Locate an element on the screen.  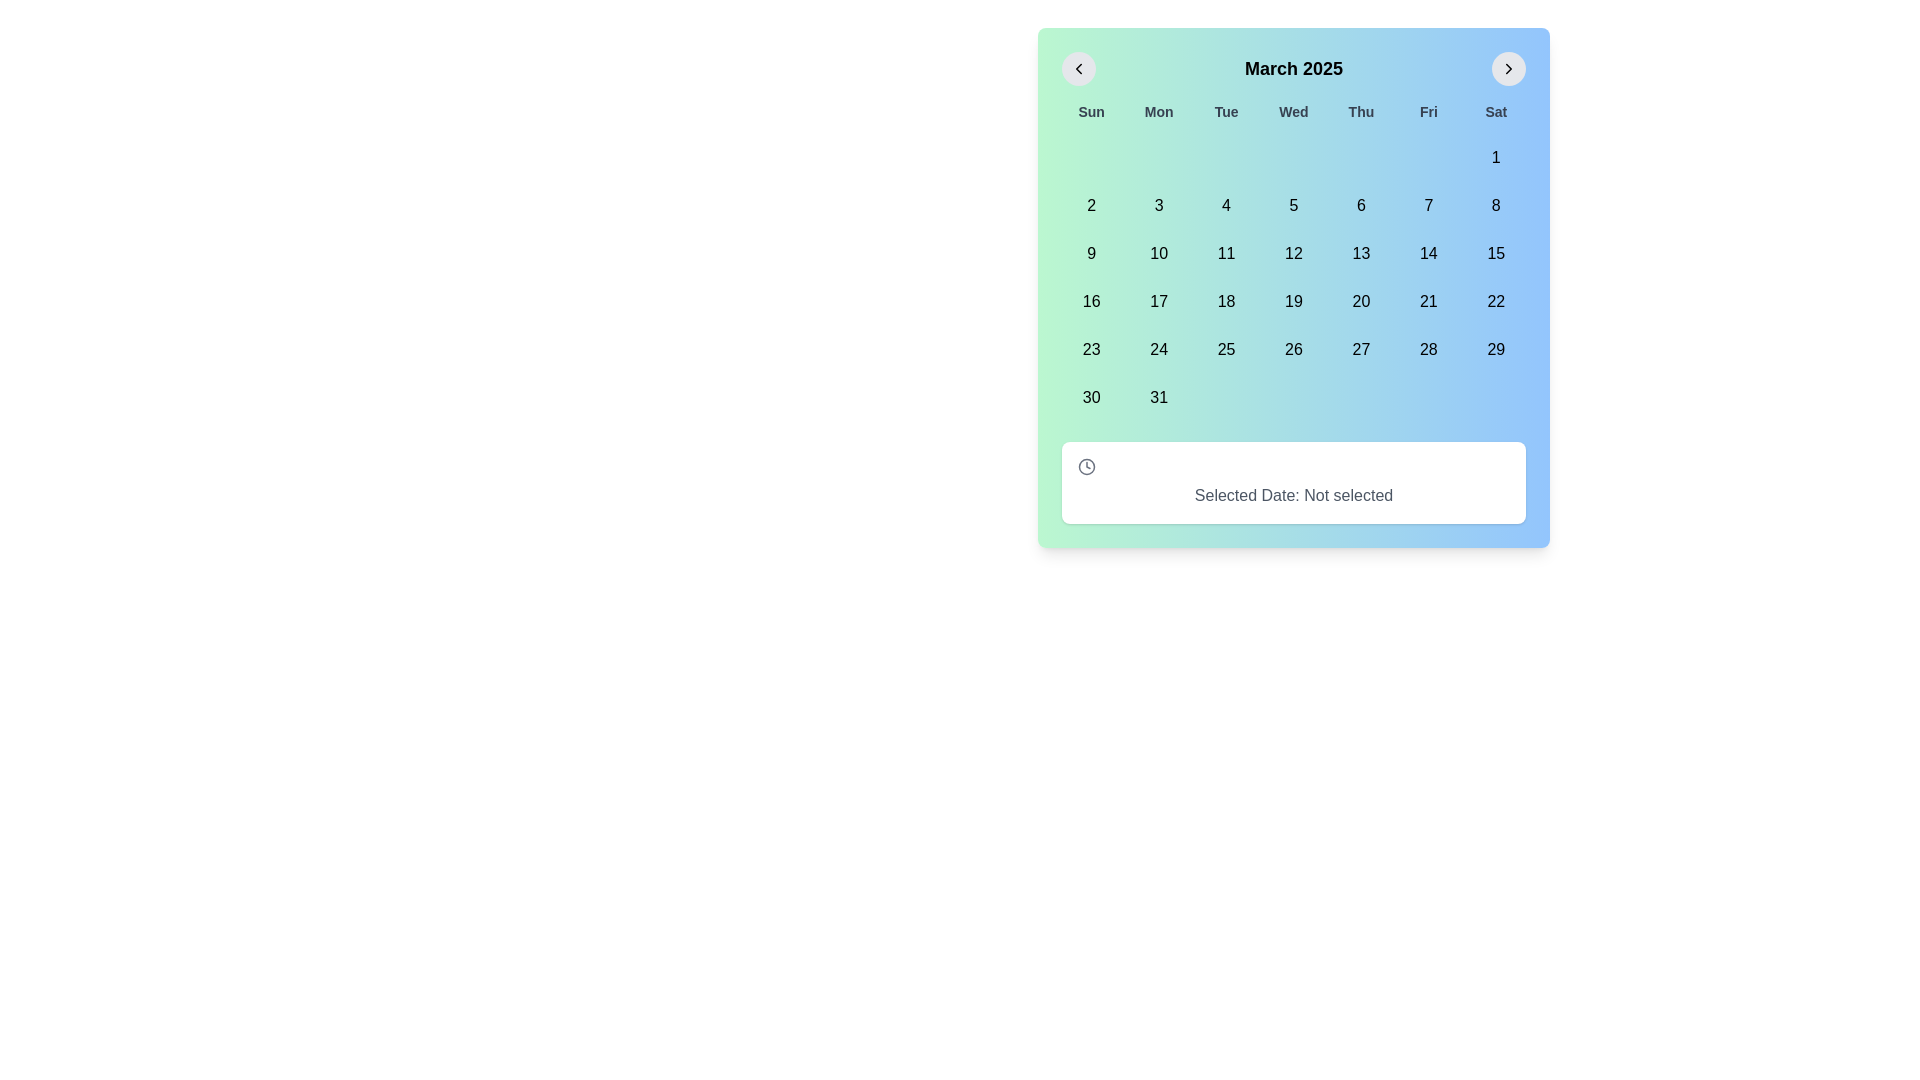
the date button representing '18' in the calendar interface is located at coordinates (1225, 301).